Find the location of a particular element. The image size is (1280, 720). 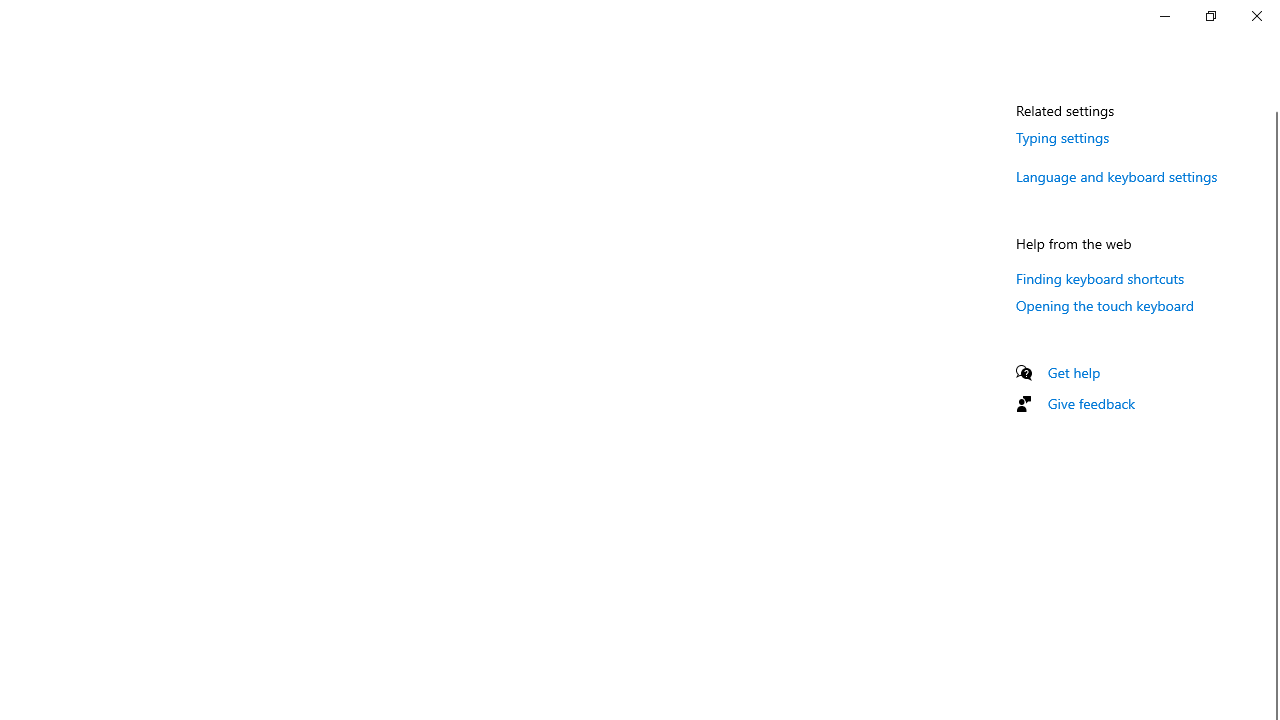

'Close Settings' is located at coordinates (1255, 15).